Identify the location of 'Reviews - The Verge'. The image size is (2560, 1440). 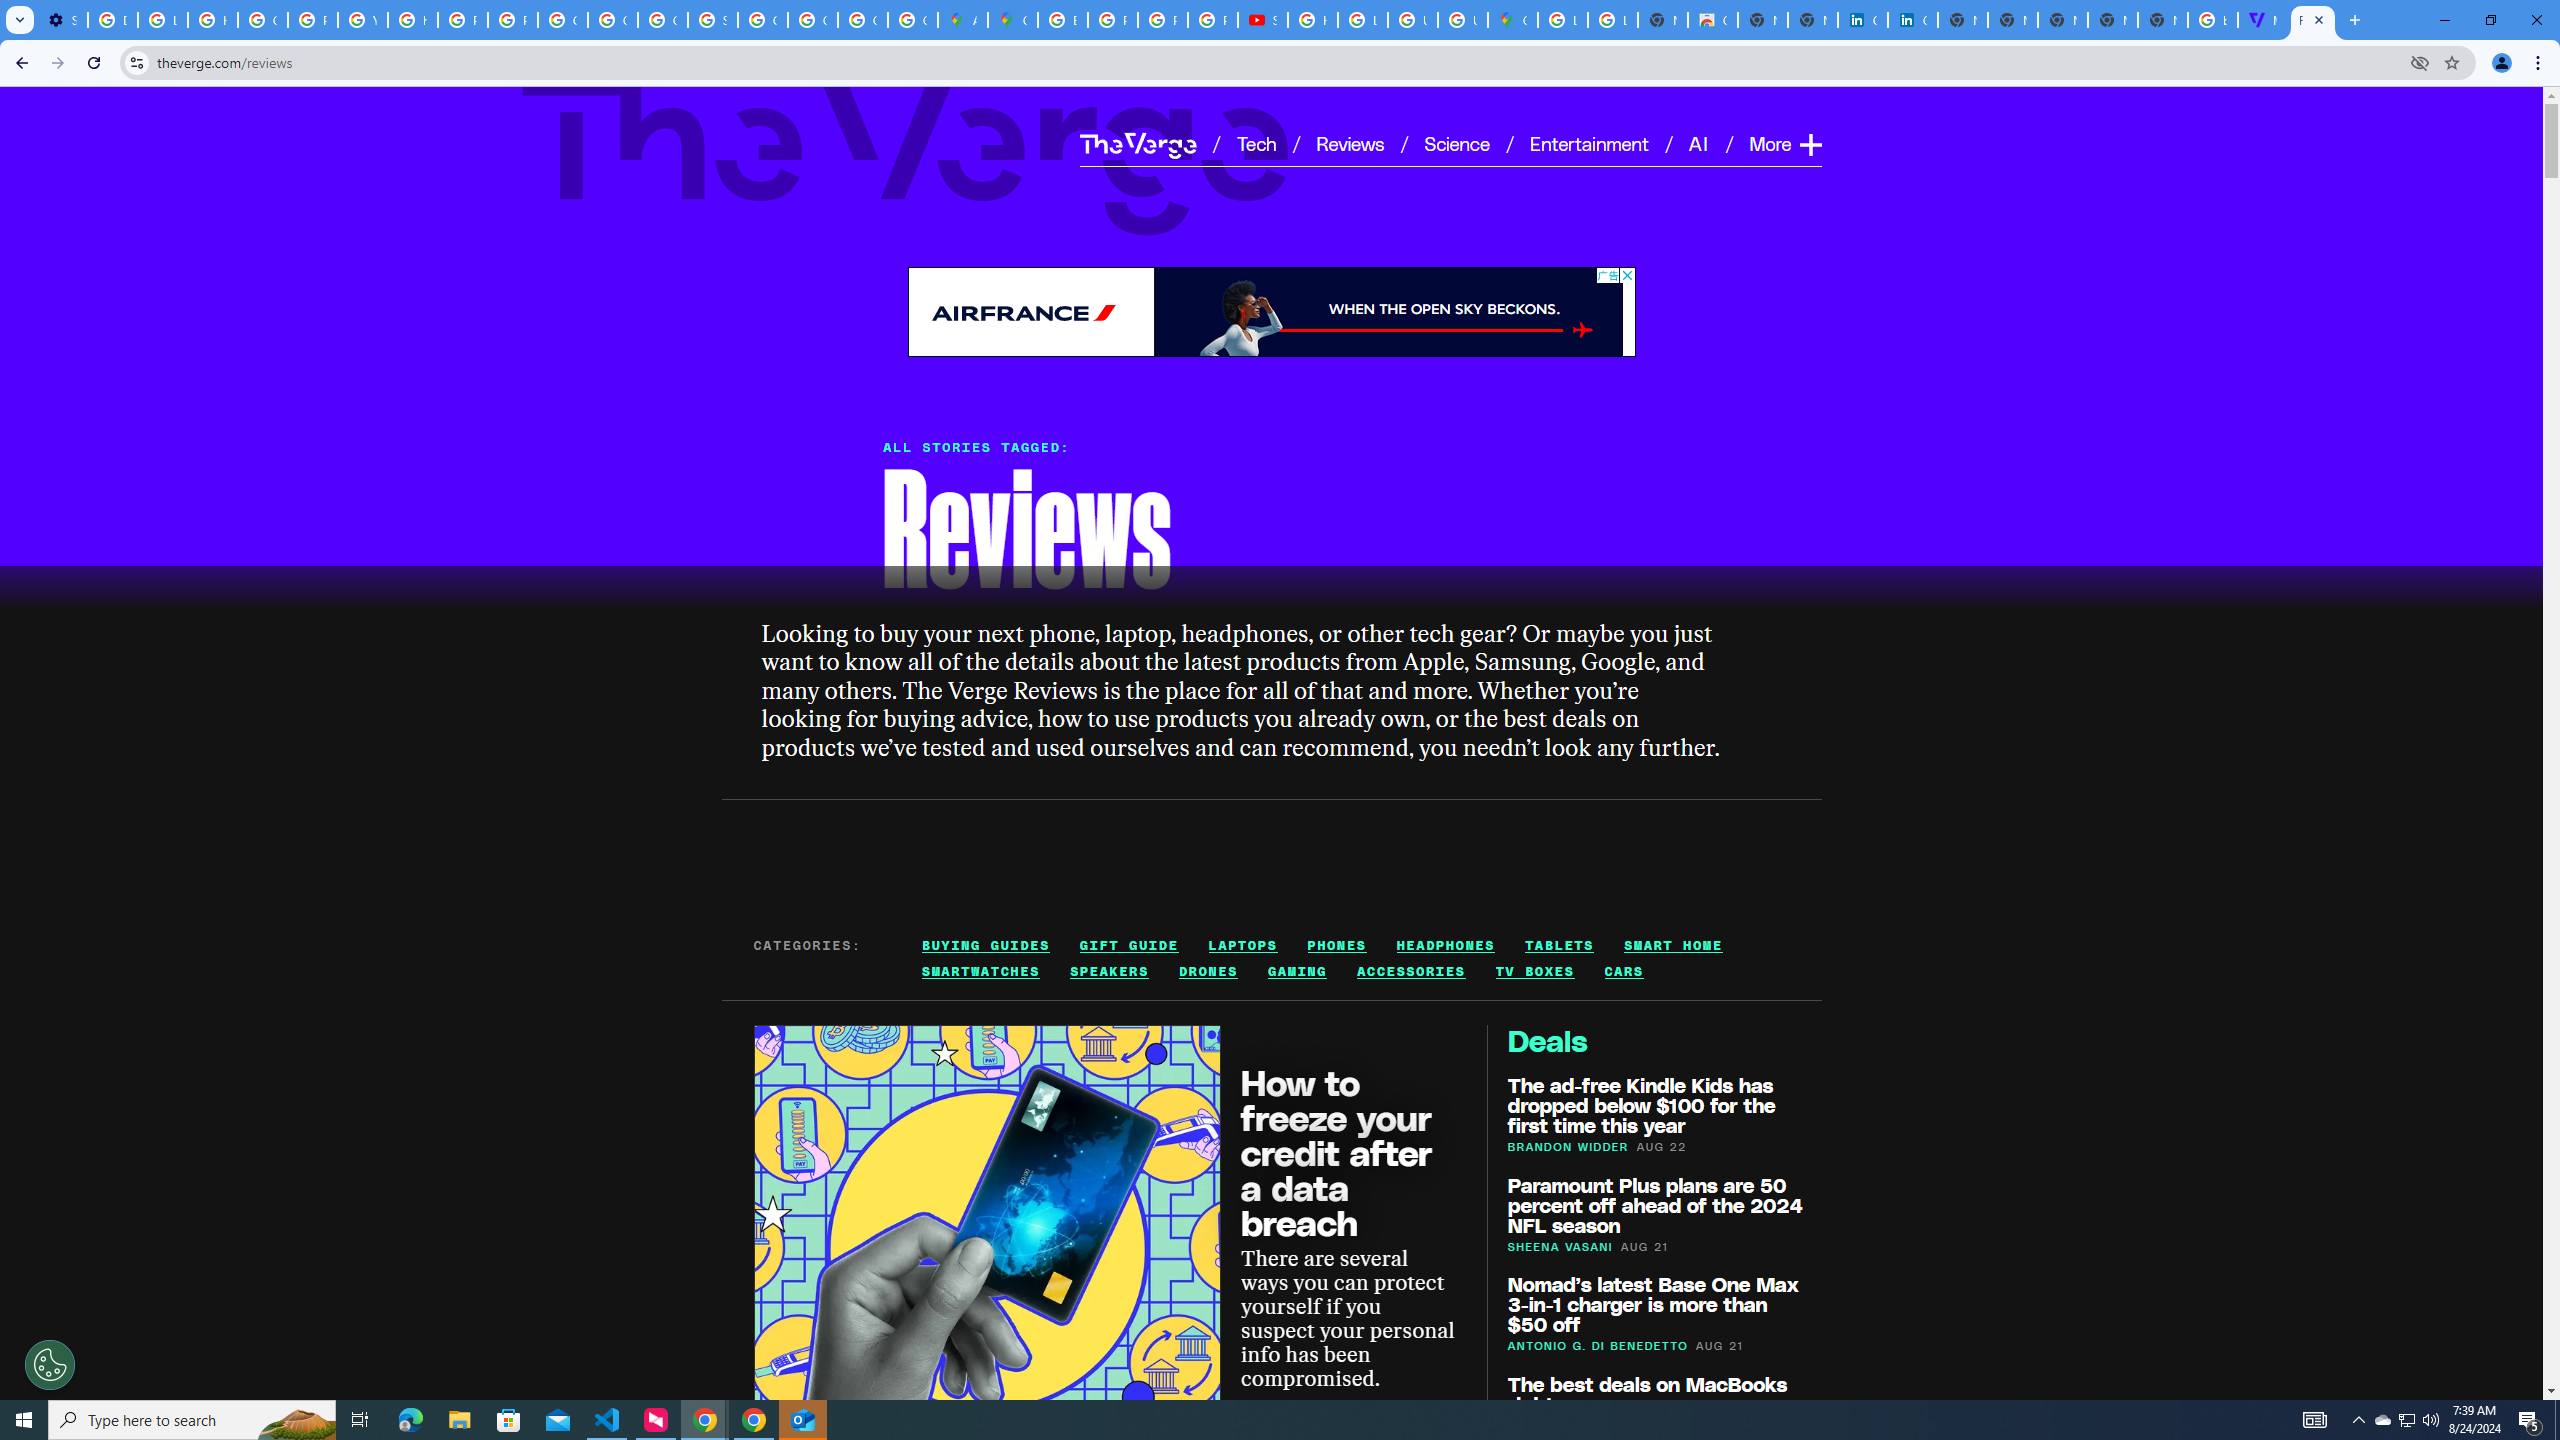
(2311, 19).